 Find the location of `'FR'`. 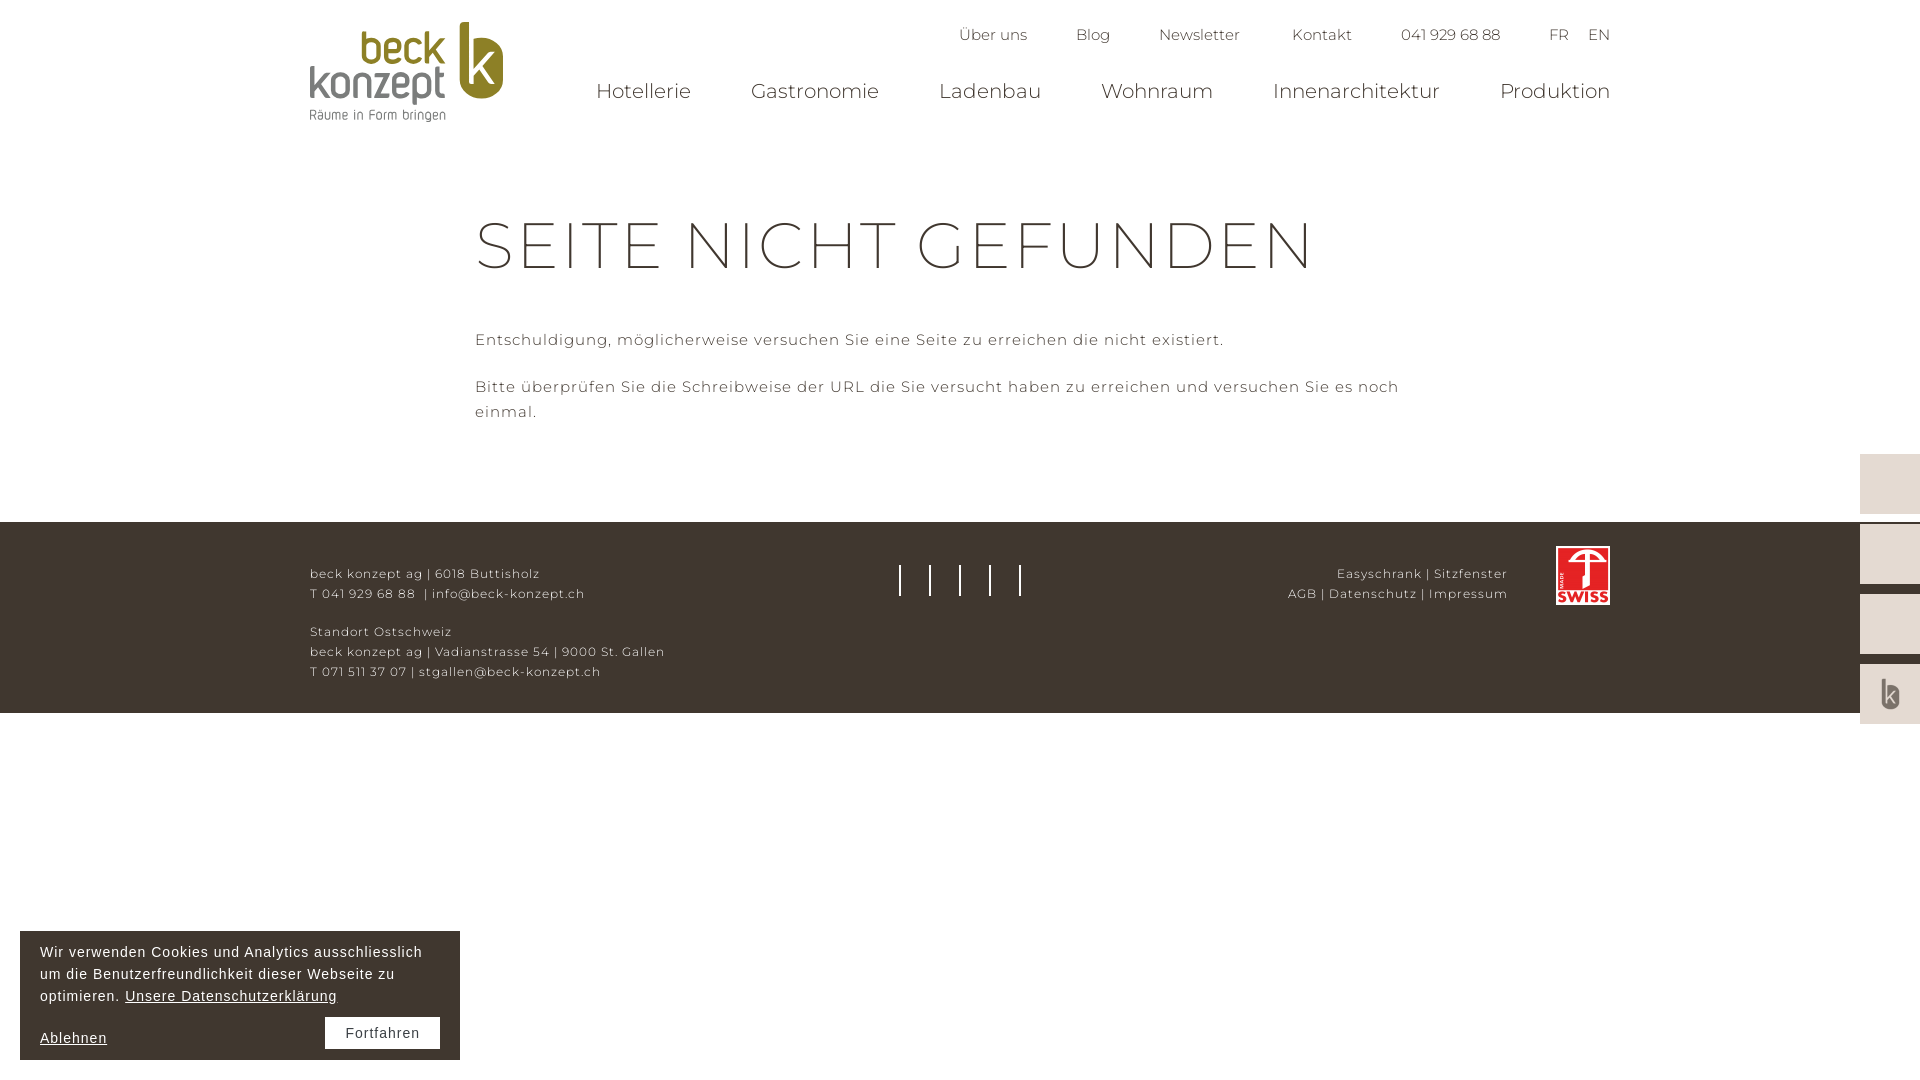

'FR' is located at coordinates (1558, 34).